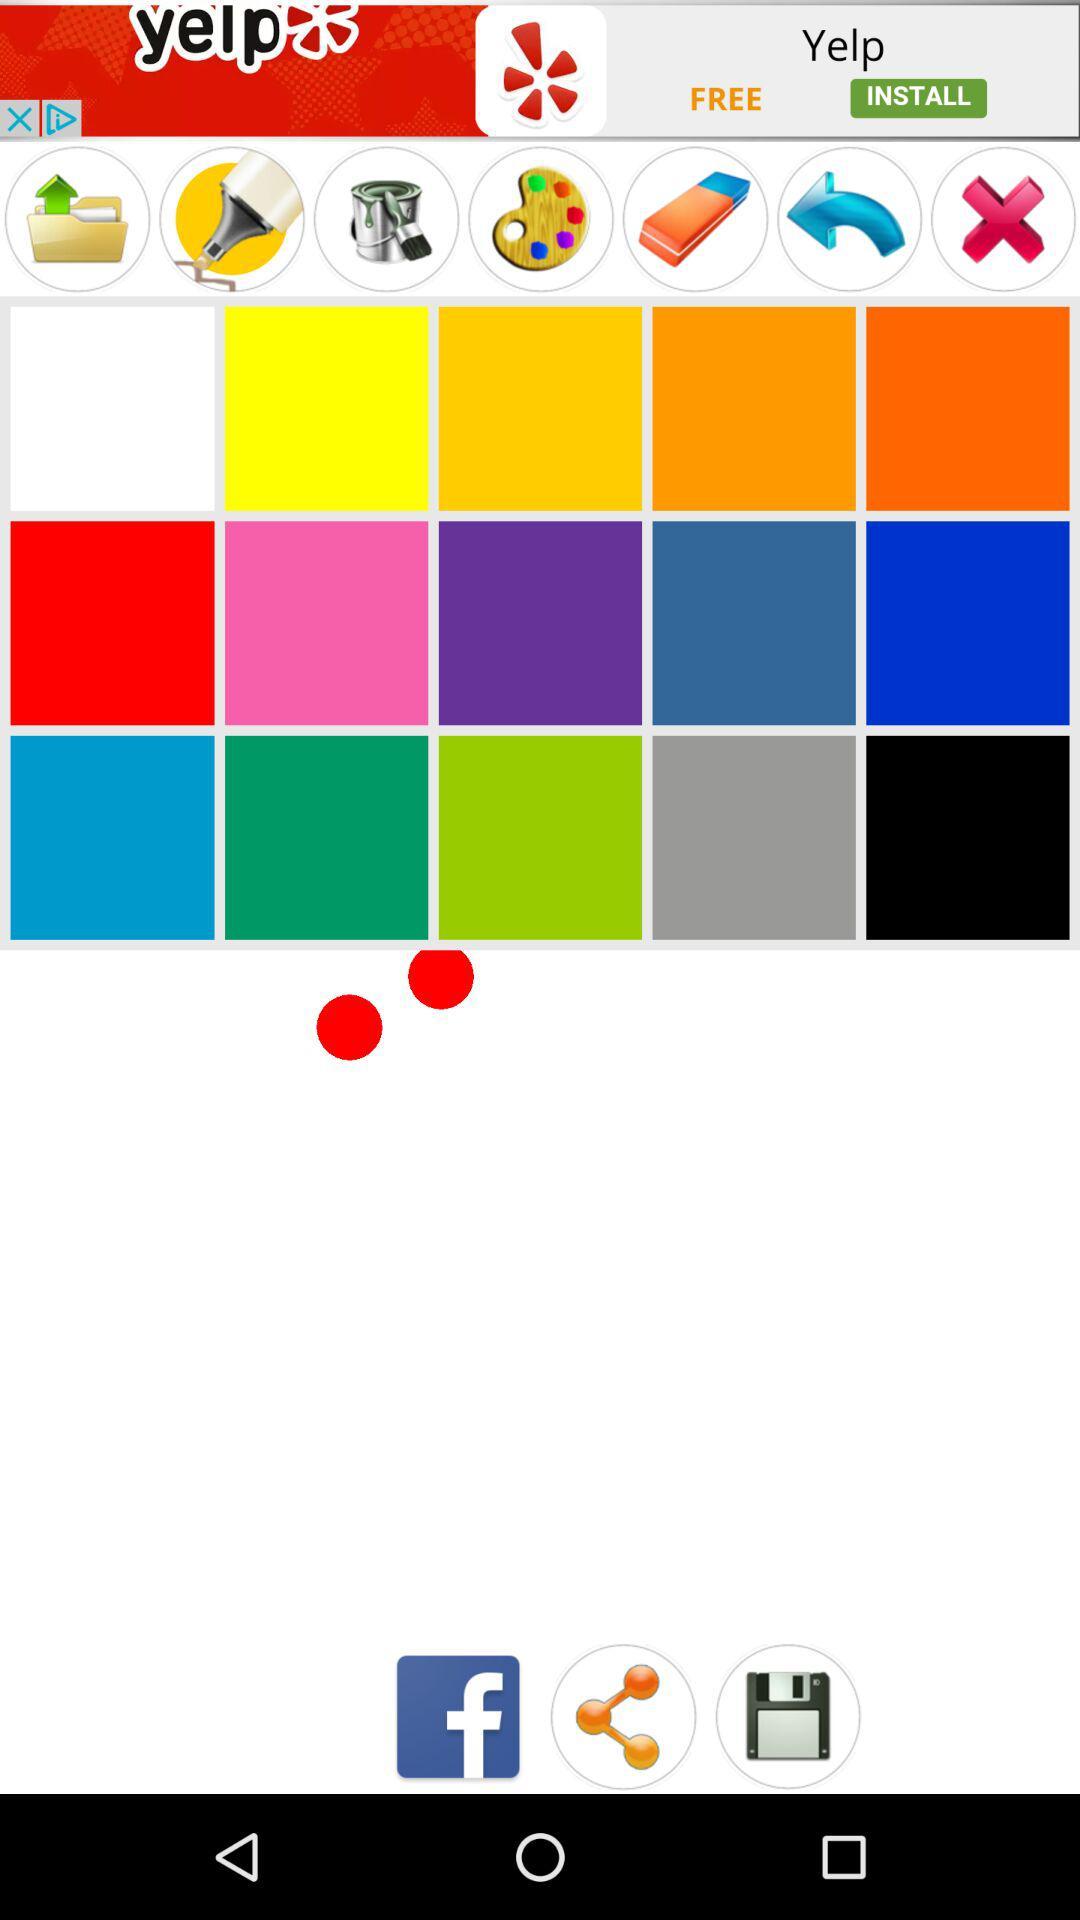  Describe the element at coordinates (694, 219) in the screenshot. I see `menu` at that location.